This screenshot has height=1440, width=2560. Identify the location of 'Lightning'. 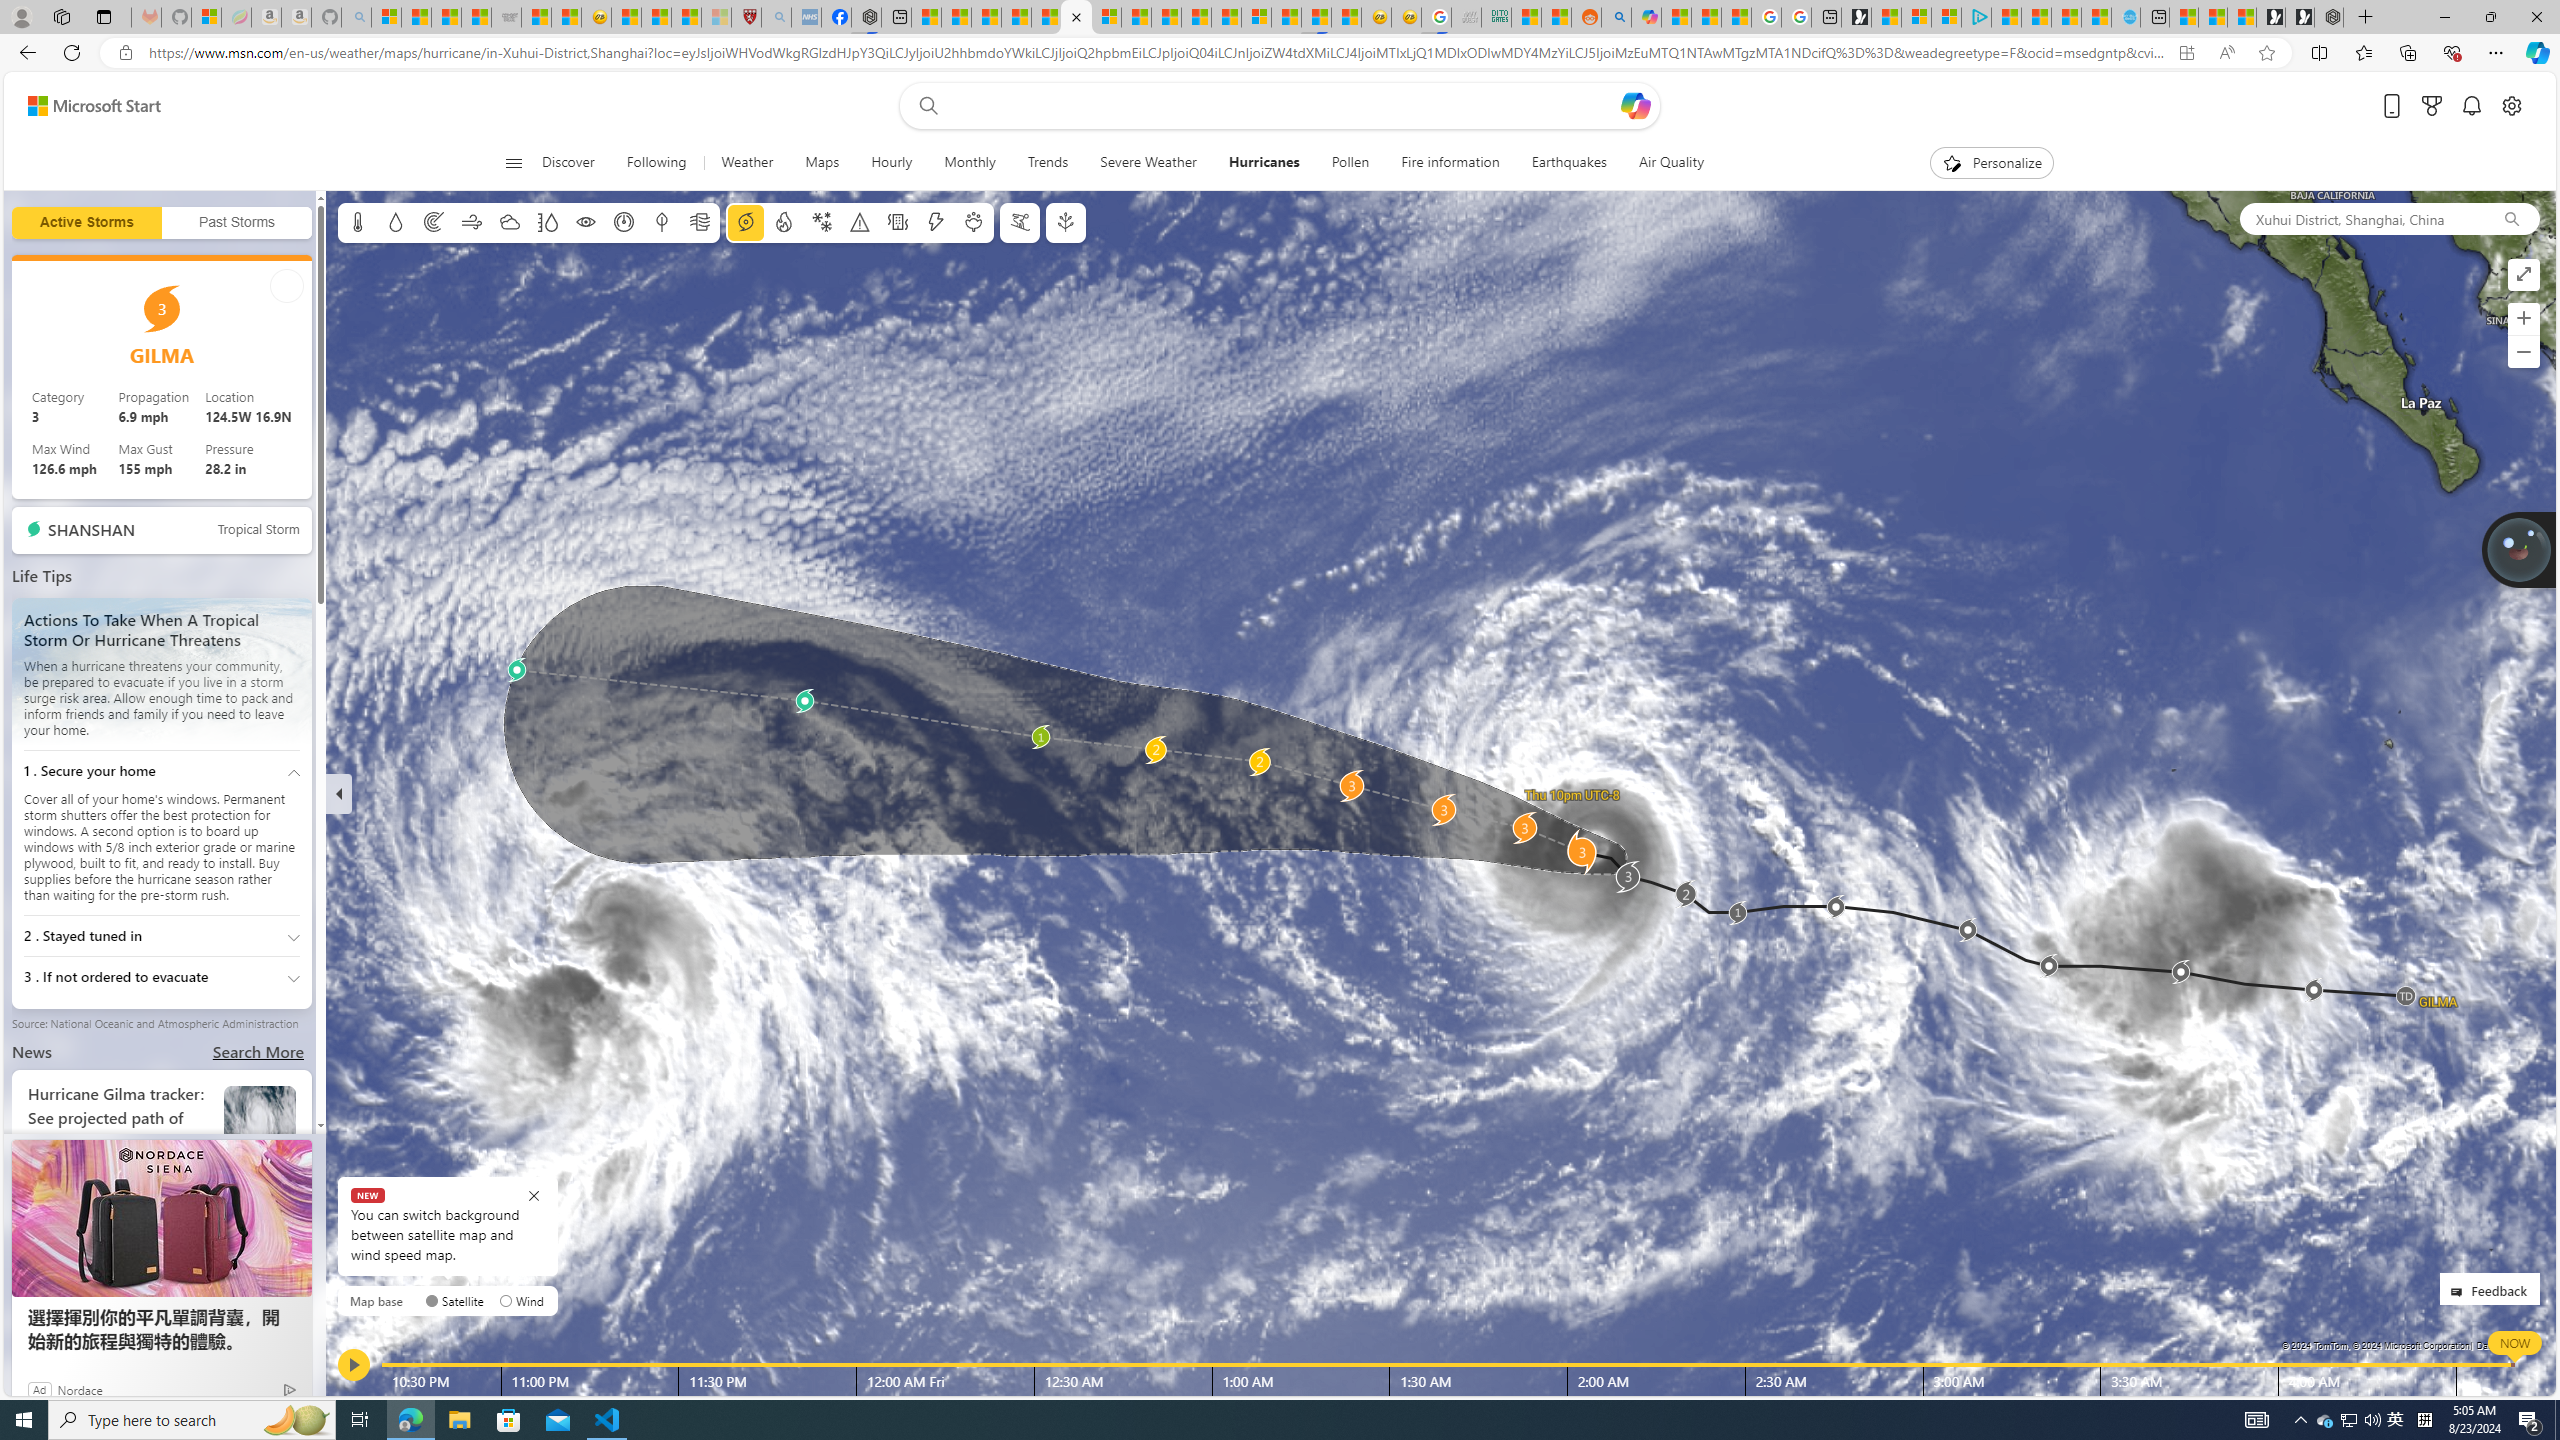
(935, 222).